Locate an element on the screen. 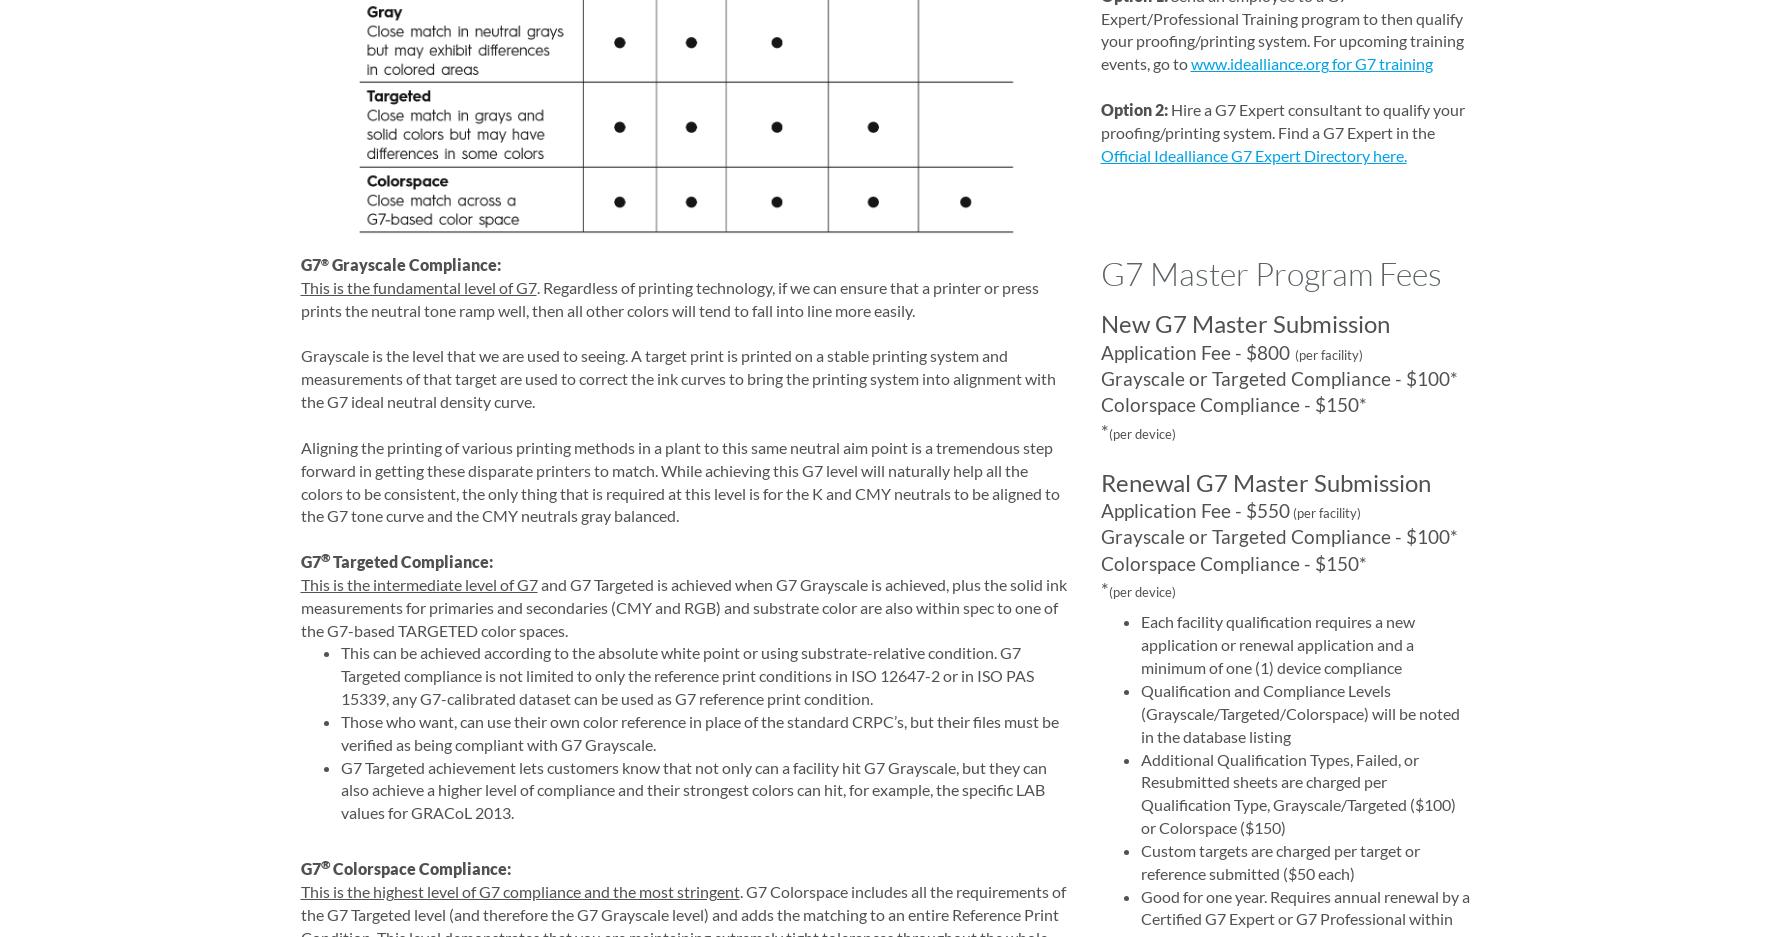  'This can be achieved according to the absolute white point or using substrate-relative condition. G7 Targeted compliance is not limited to only the reference print conditions in ISO 12647-2 or in ISO PAS 15339, any G7-calibrated dataset can be used as G7 reference print condition.' is located at coordinates (339, 674).